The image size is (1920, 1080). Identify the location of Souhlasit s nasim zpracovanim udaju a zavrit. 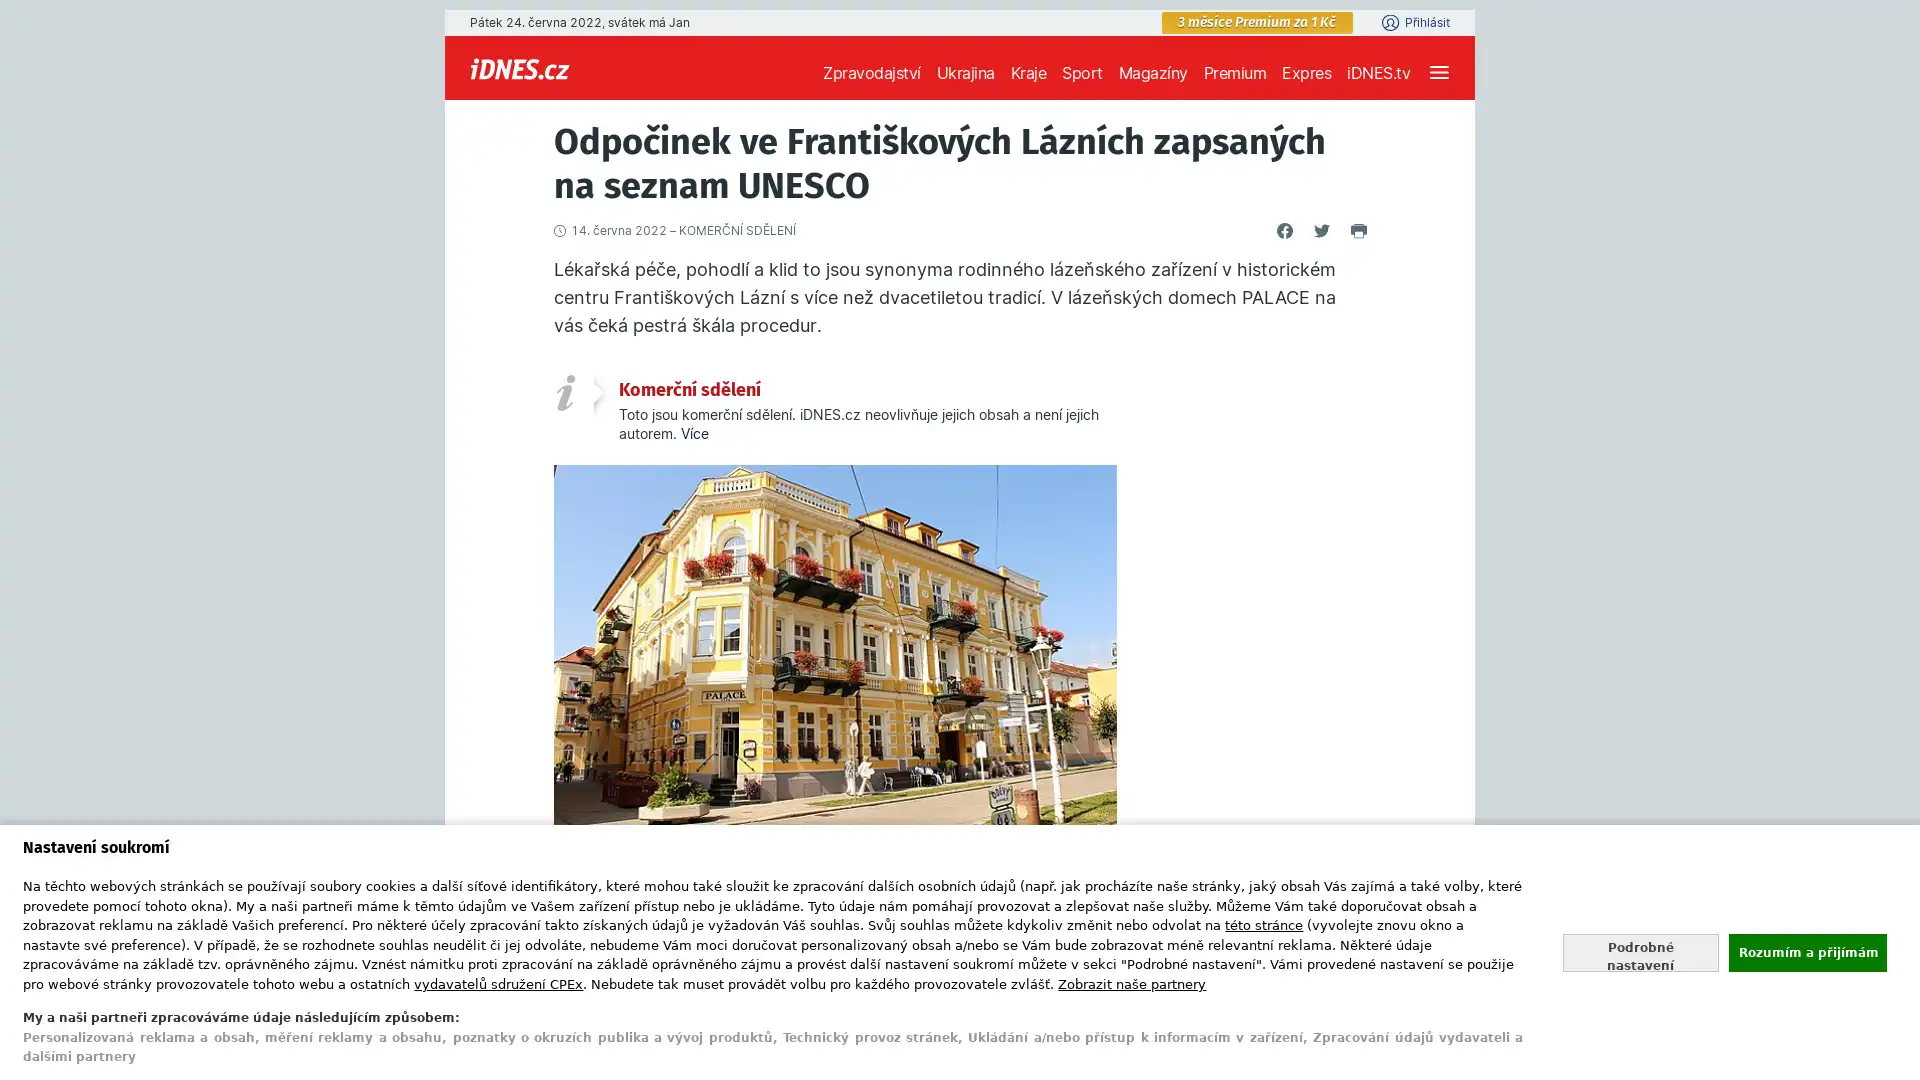
(1806, 951).